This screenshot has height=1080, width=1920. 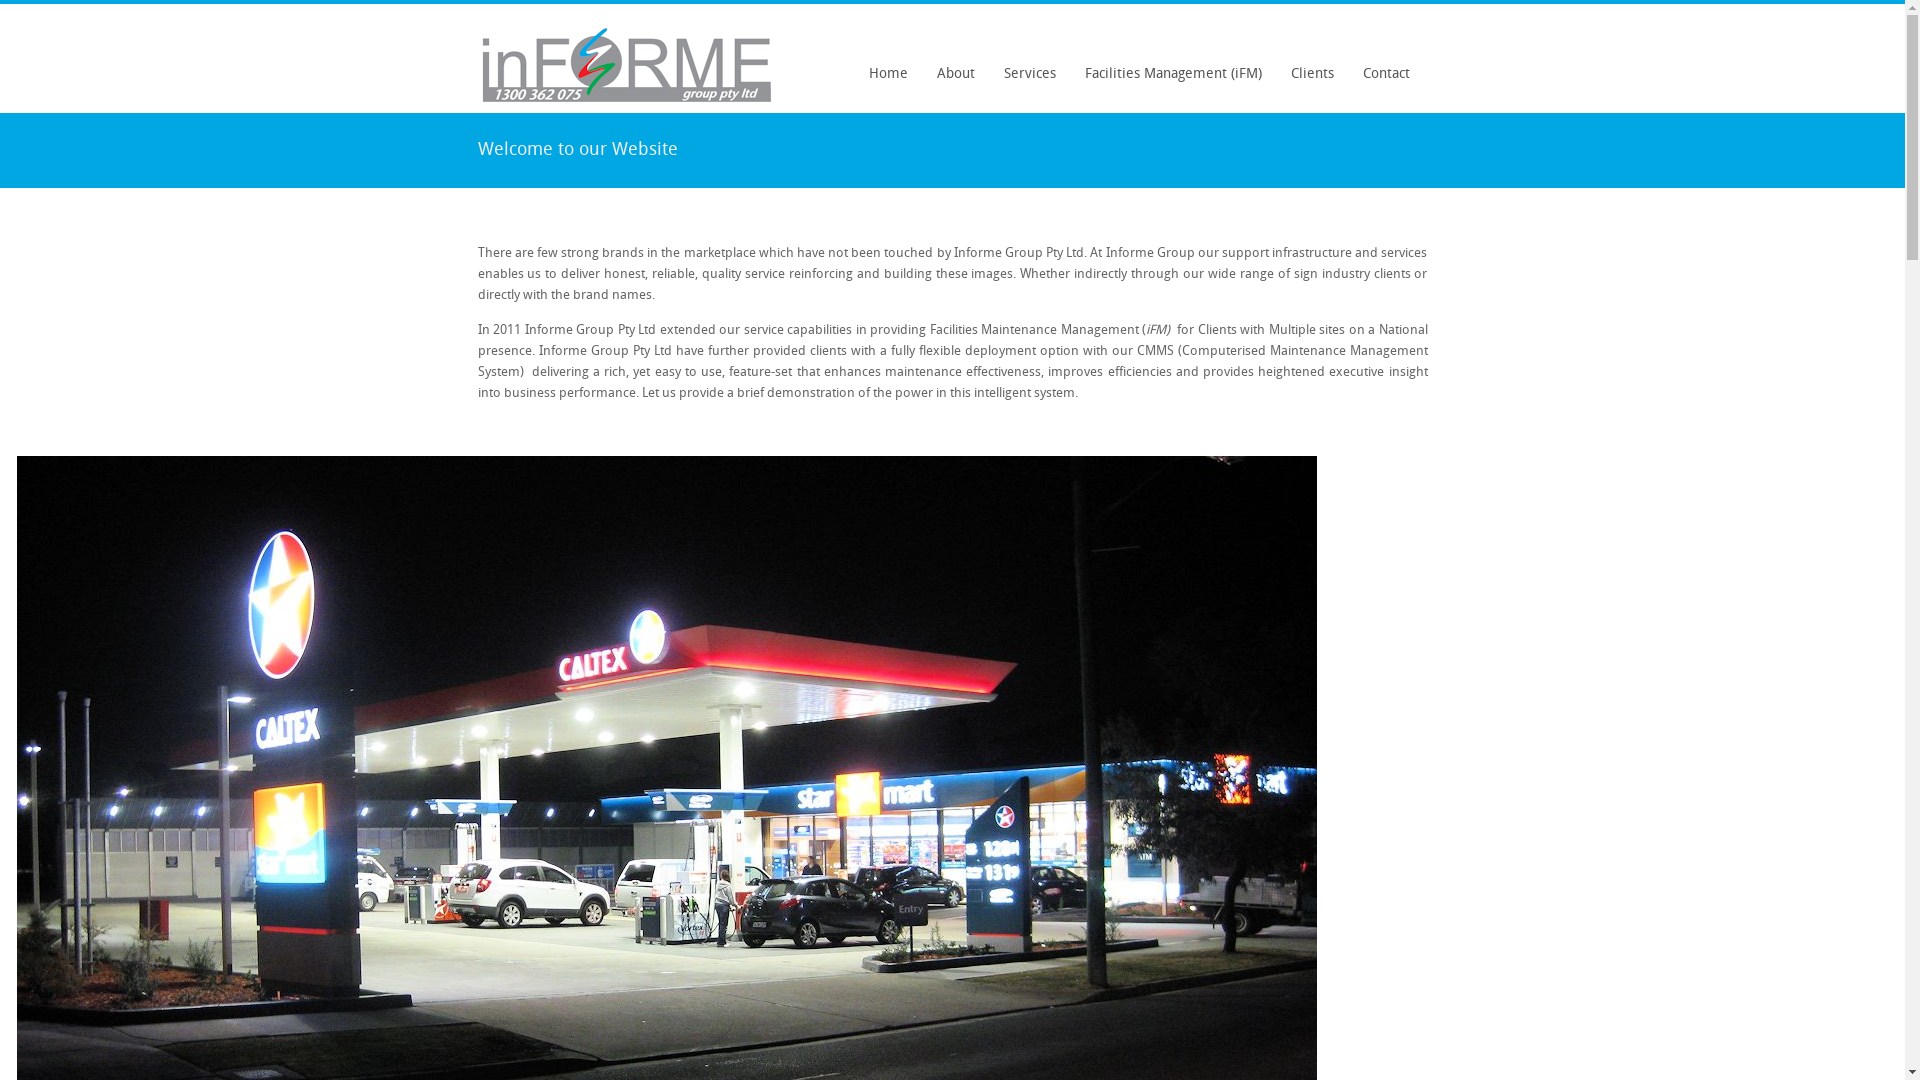 I want to click on 'Contact', so click(x=1385, y=73).